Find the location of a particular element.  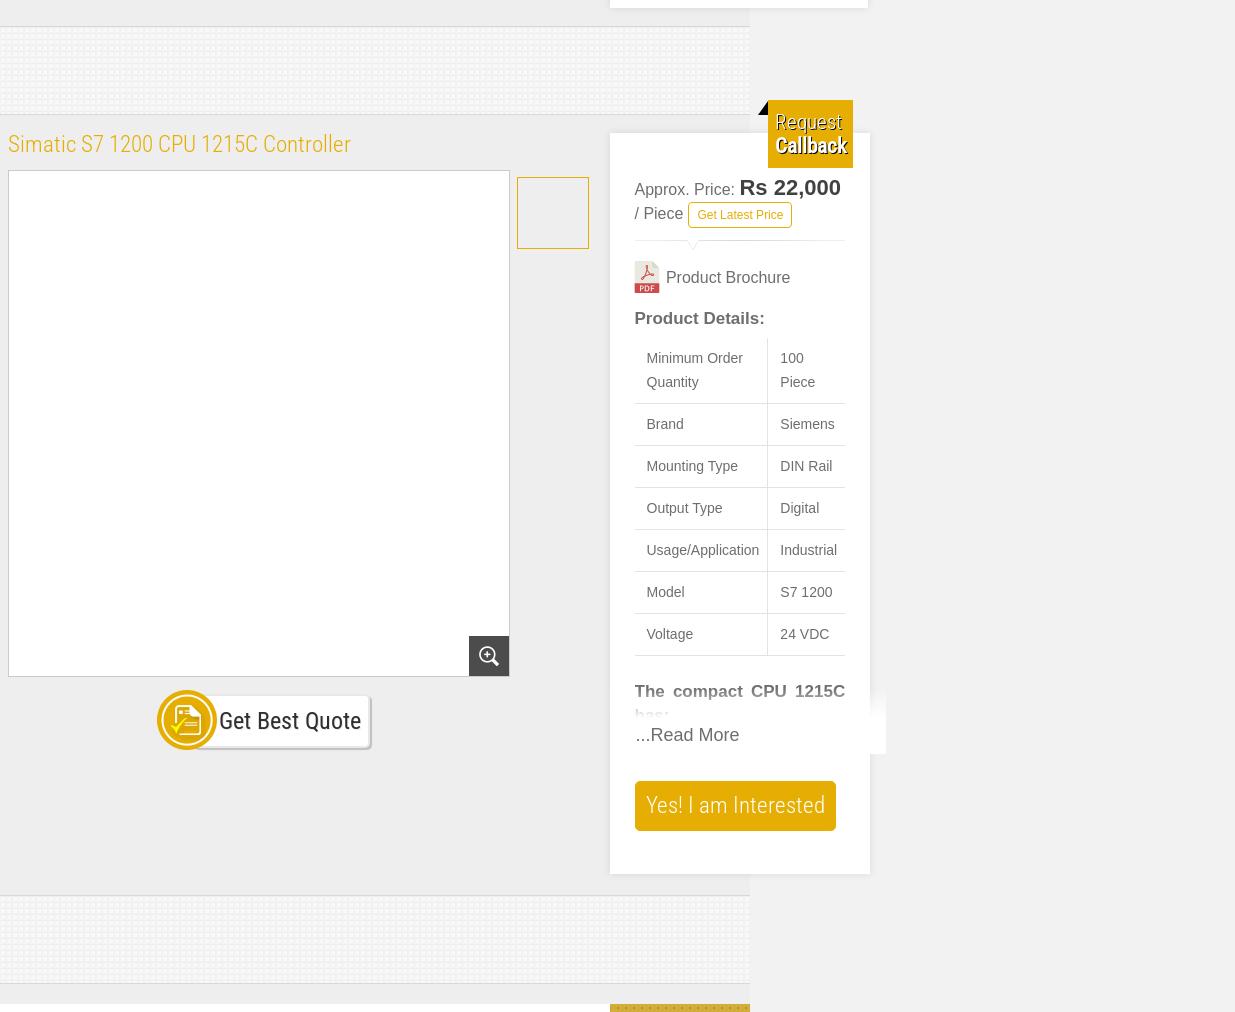

'Output Type' is located at coordinates (683, 507).